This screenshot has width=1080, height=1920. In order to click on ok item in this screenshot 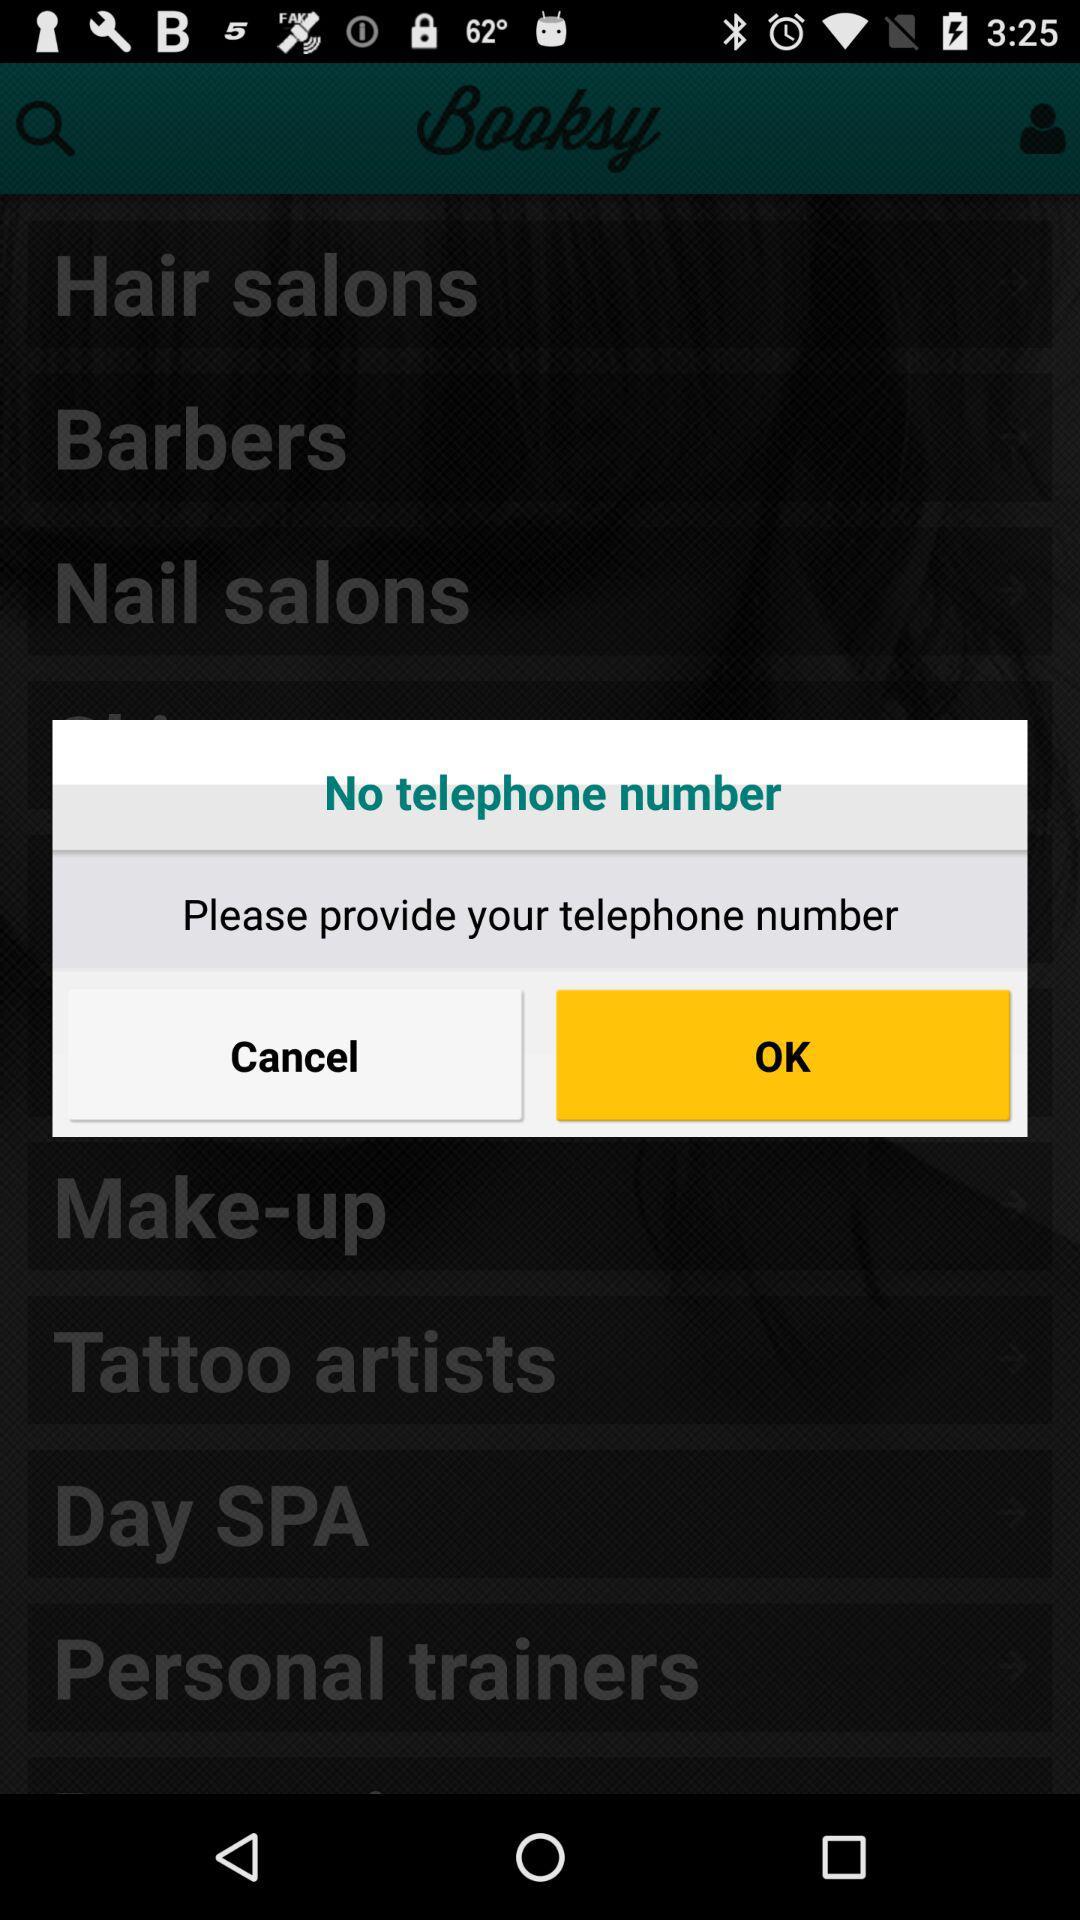, I will do `click(782, 1054)`.